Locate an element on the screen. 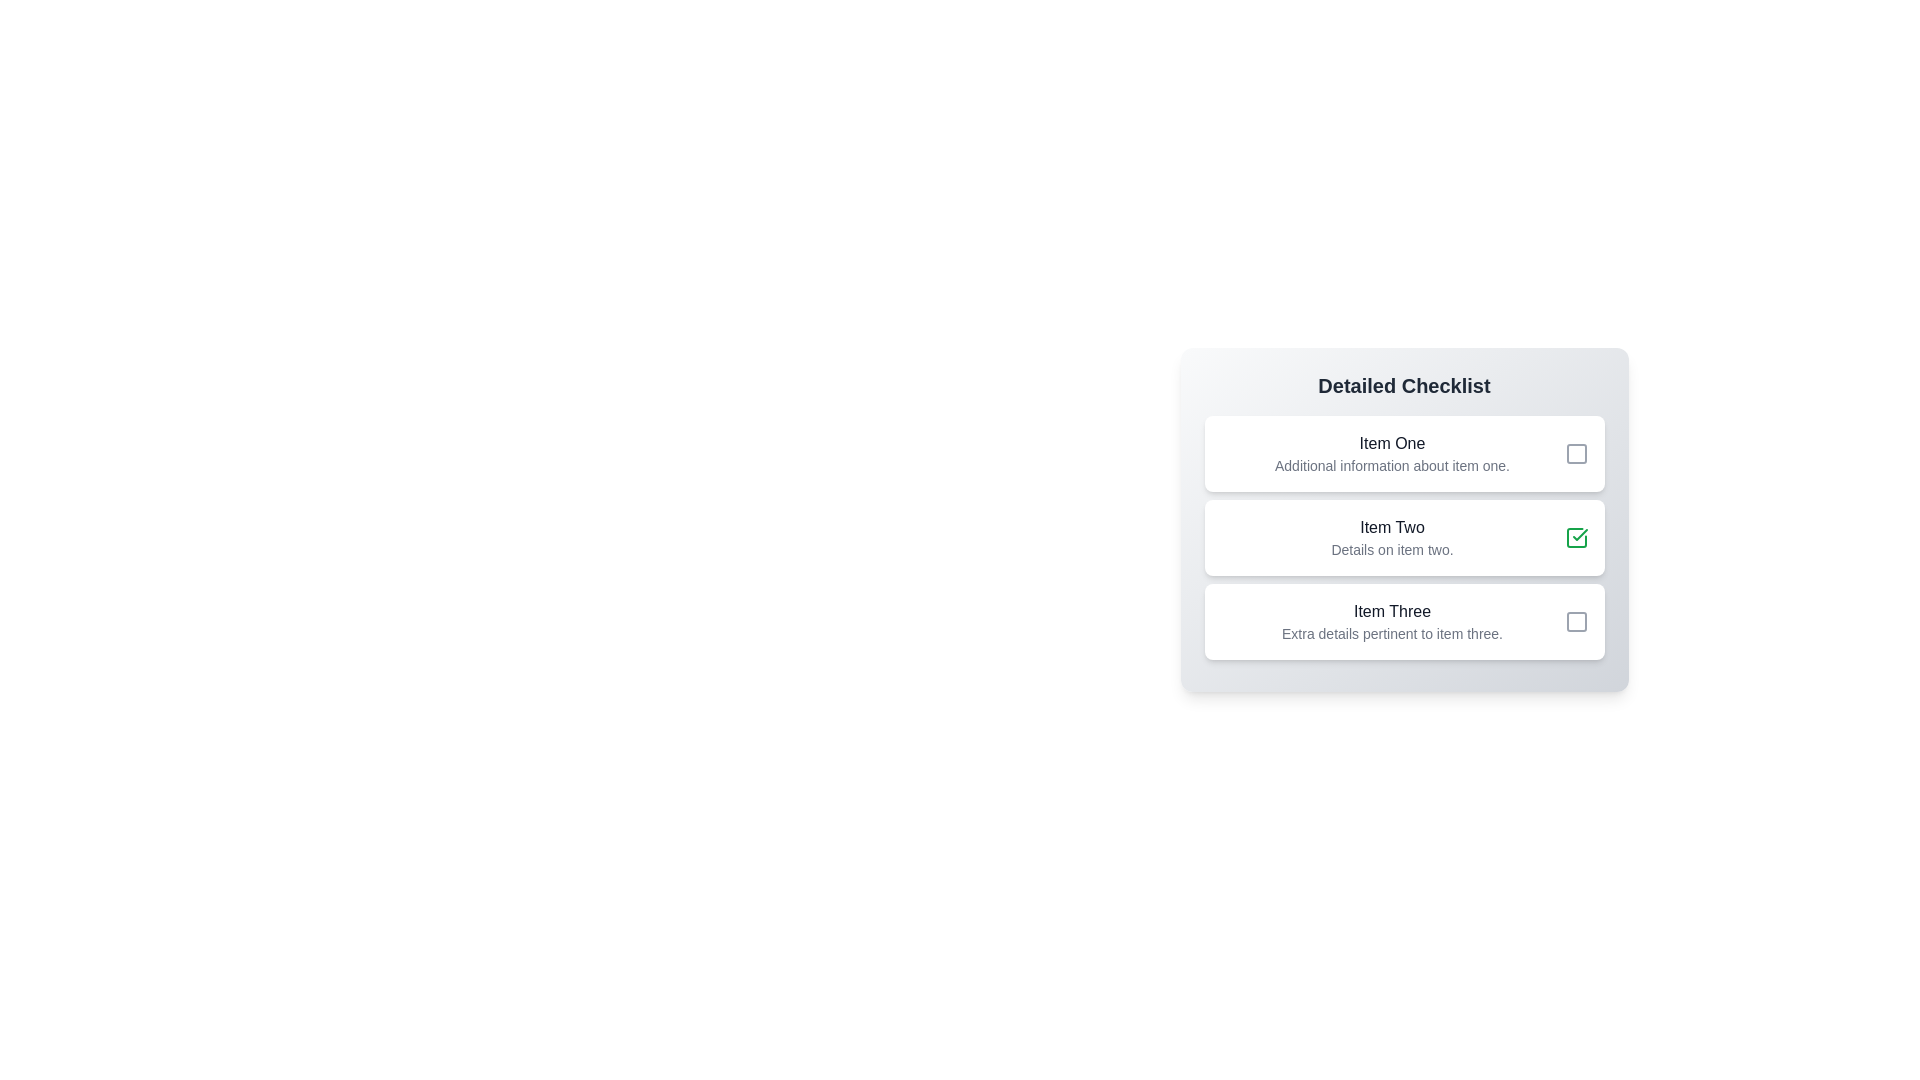 The height and width of the screenshot is (1080, 1920). supplementary information text label located directly below the title 'Item One' in the checklist interface is located at coordinates (1391, 466).